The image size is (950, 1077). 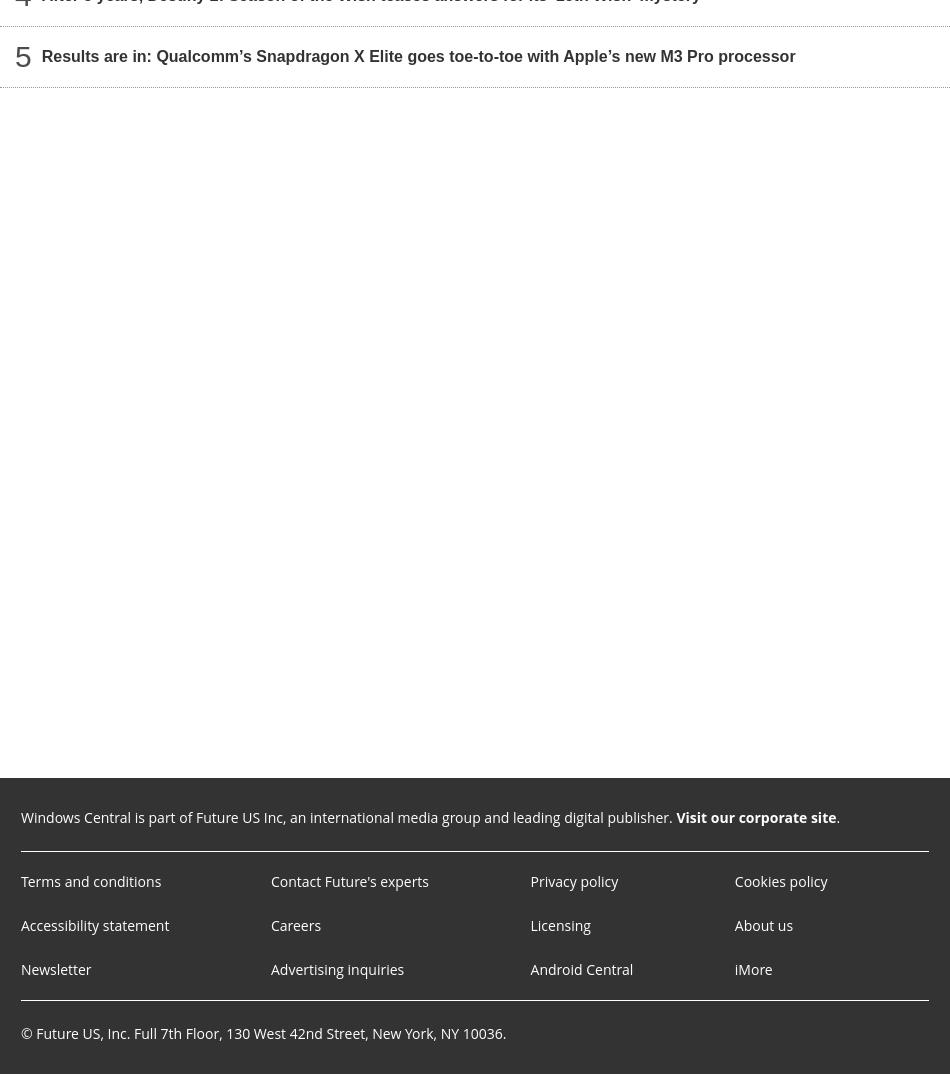 What do you see at coordinates (751, 969) in the screenshot?
I see `'iMore'` at bounding box center [751, 969].